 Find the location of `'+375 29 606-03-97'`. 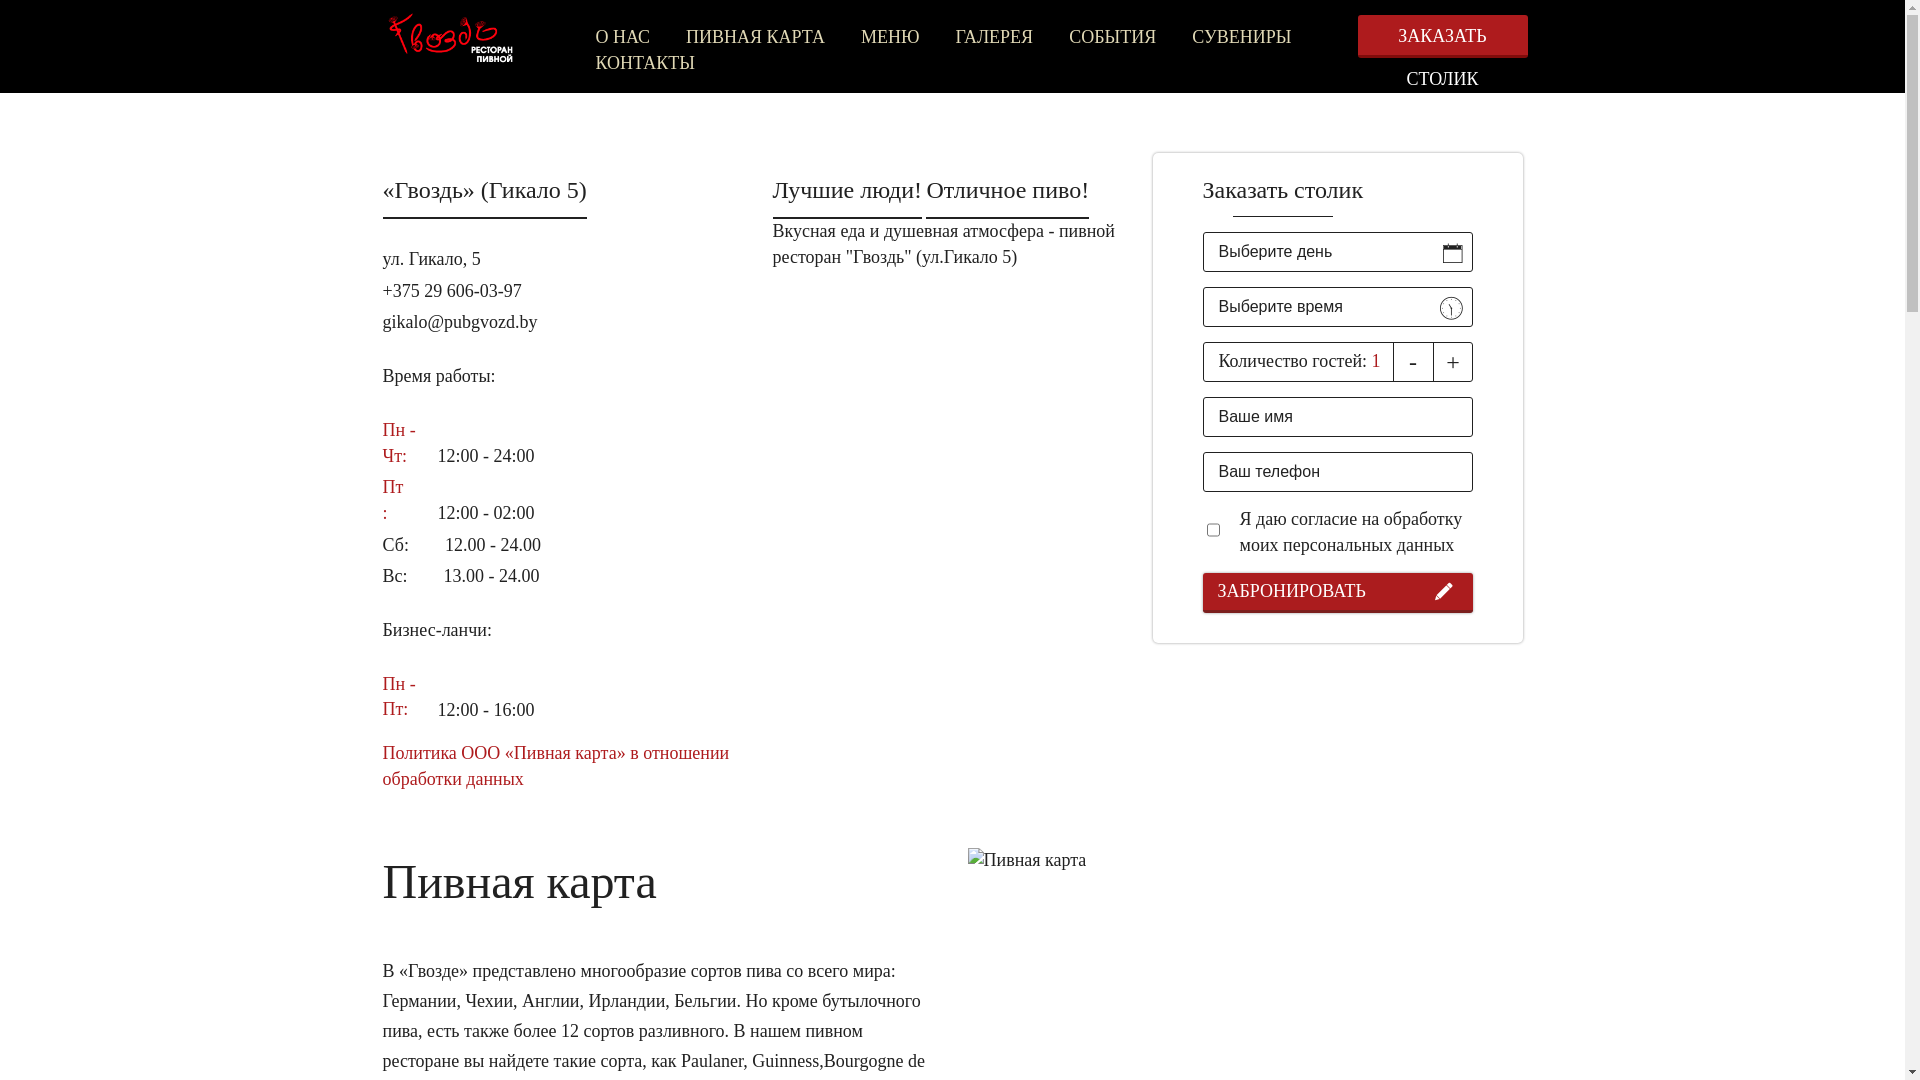

'+375 29 606-03-97' is located at coordinates (450, 290).